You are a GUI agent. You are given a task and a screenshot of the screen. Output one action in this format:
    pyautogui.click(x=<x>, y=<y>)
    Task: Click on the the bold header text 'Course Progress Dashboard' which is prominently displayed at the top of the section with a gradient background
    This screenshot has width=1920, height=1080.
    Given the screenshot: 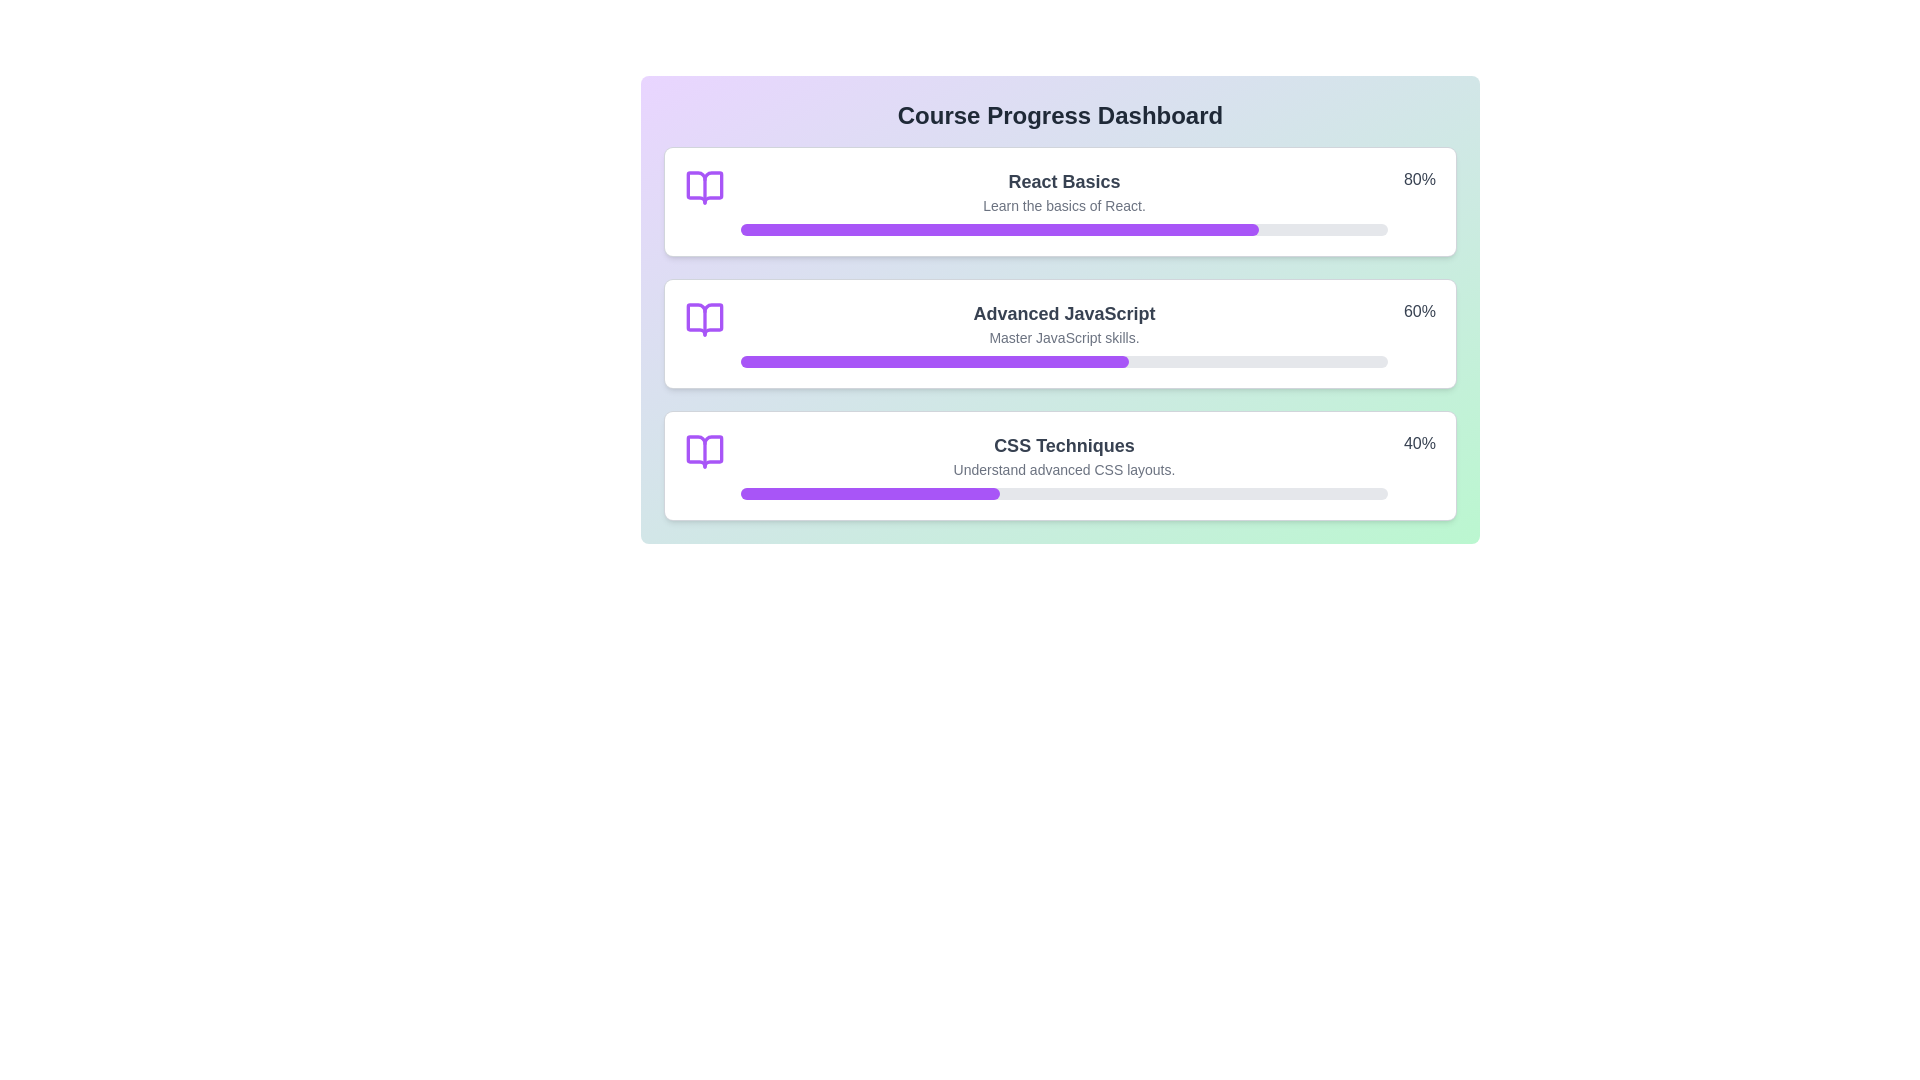 What is the action you would take?
    pyautogui.click(x=1059, y=115)
    